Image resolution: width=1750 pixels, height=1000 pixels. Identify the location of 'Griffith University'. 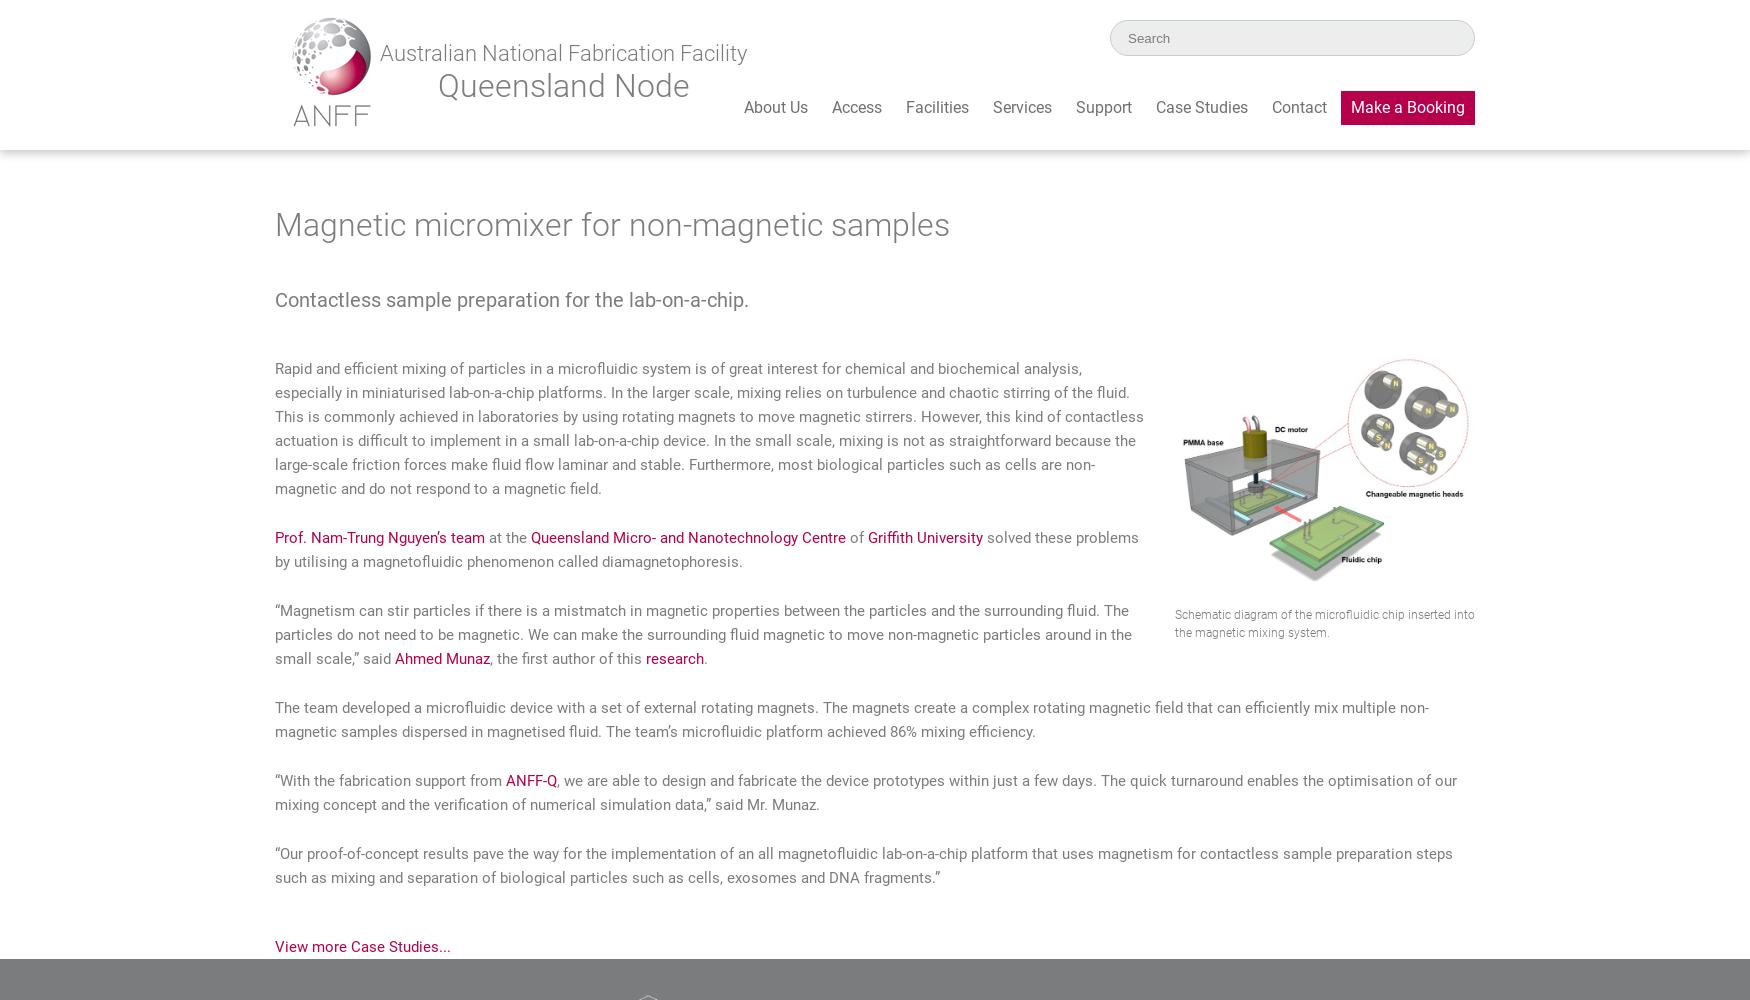
(924, 537).